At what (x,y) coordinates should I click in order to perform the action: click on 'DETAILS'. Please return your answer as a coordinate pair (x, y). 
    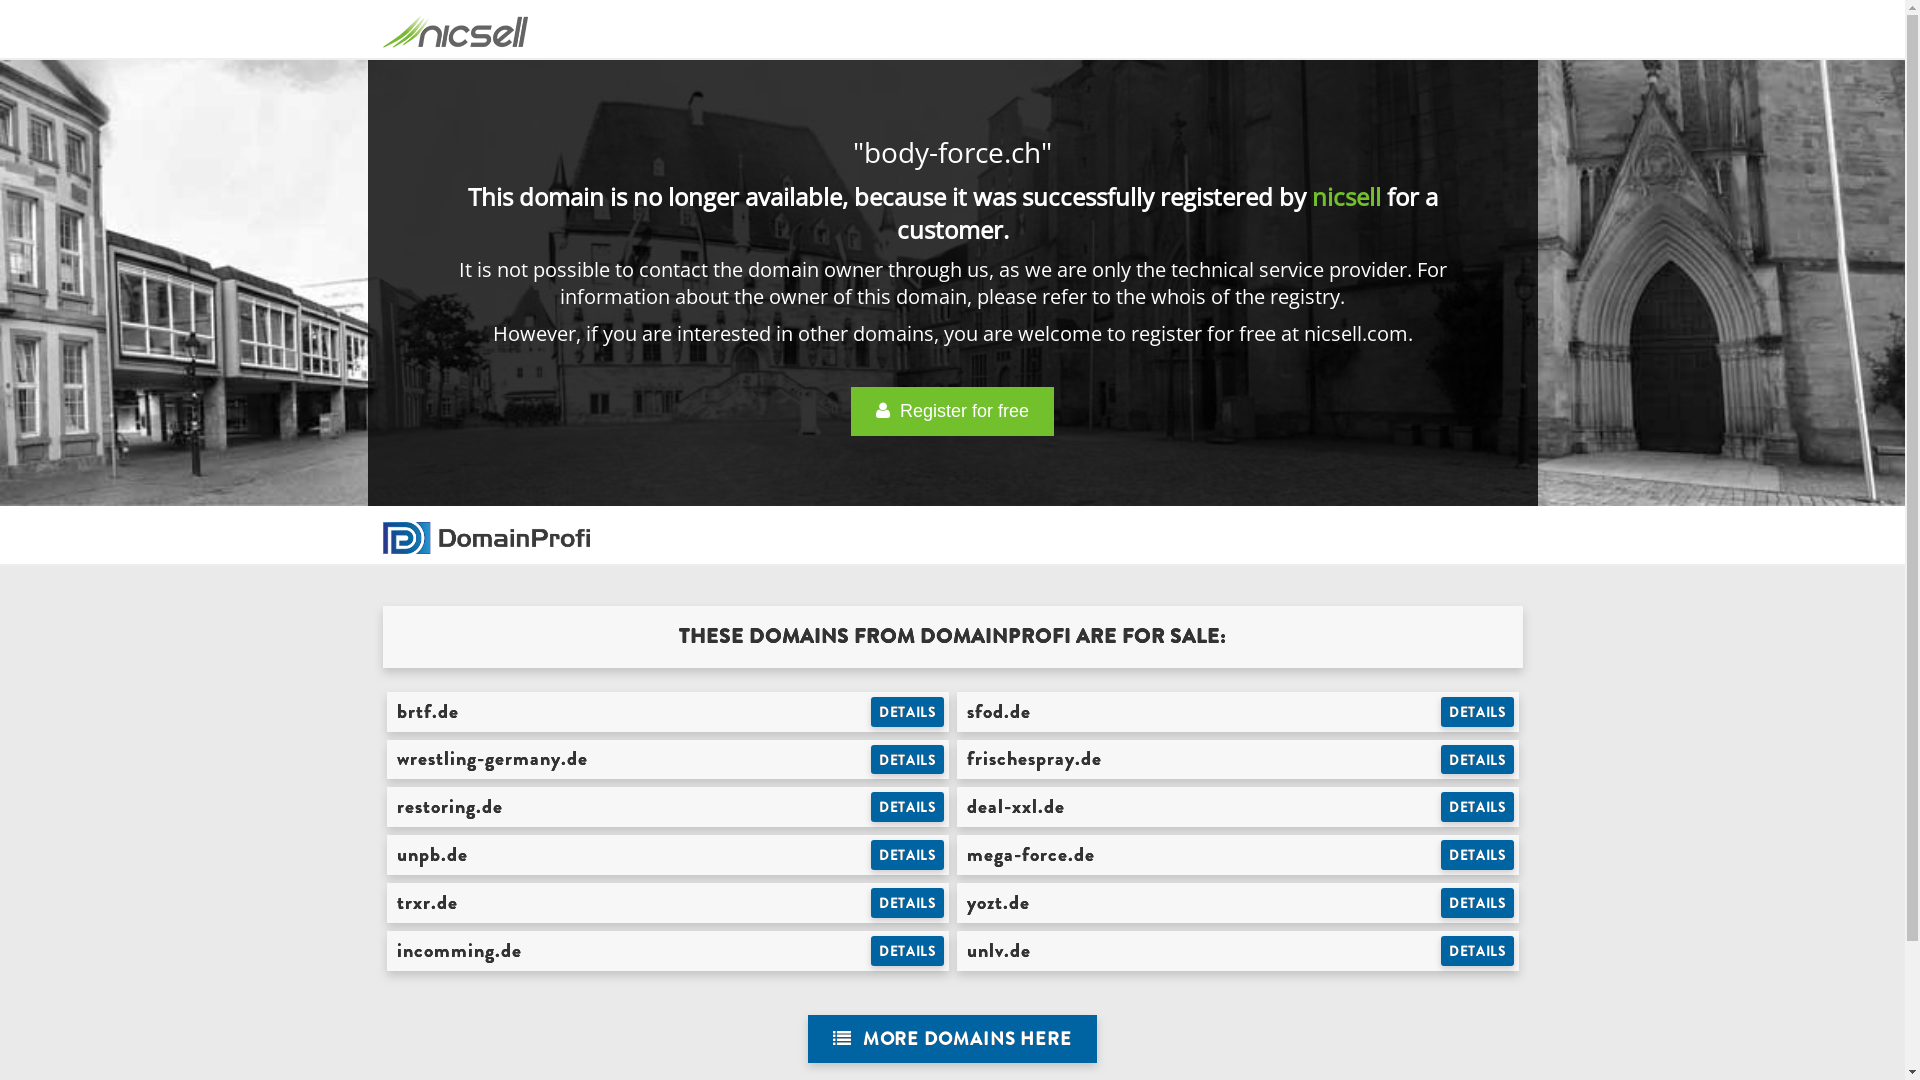
    Looking at the image, I should click on (1440, 950).